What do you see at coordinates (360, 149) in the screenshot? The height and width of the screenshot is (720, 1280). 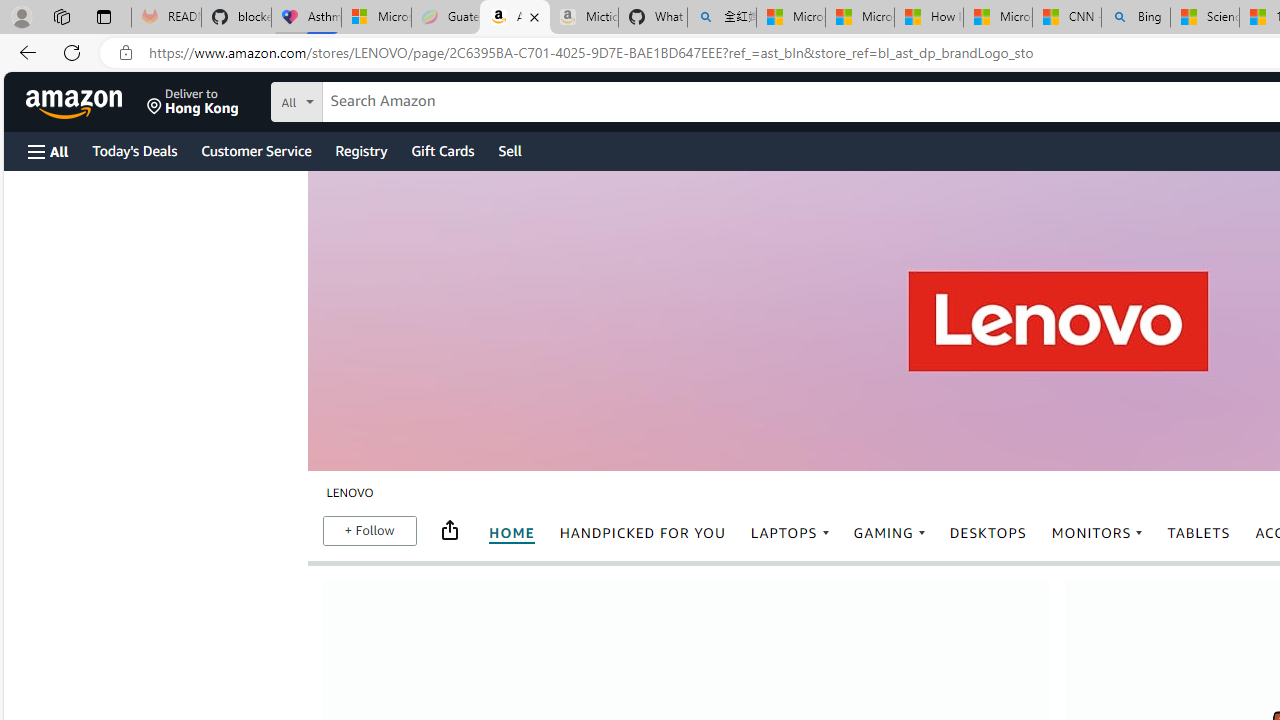 I see `'Registry'` at bounding box center [360, 149].